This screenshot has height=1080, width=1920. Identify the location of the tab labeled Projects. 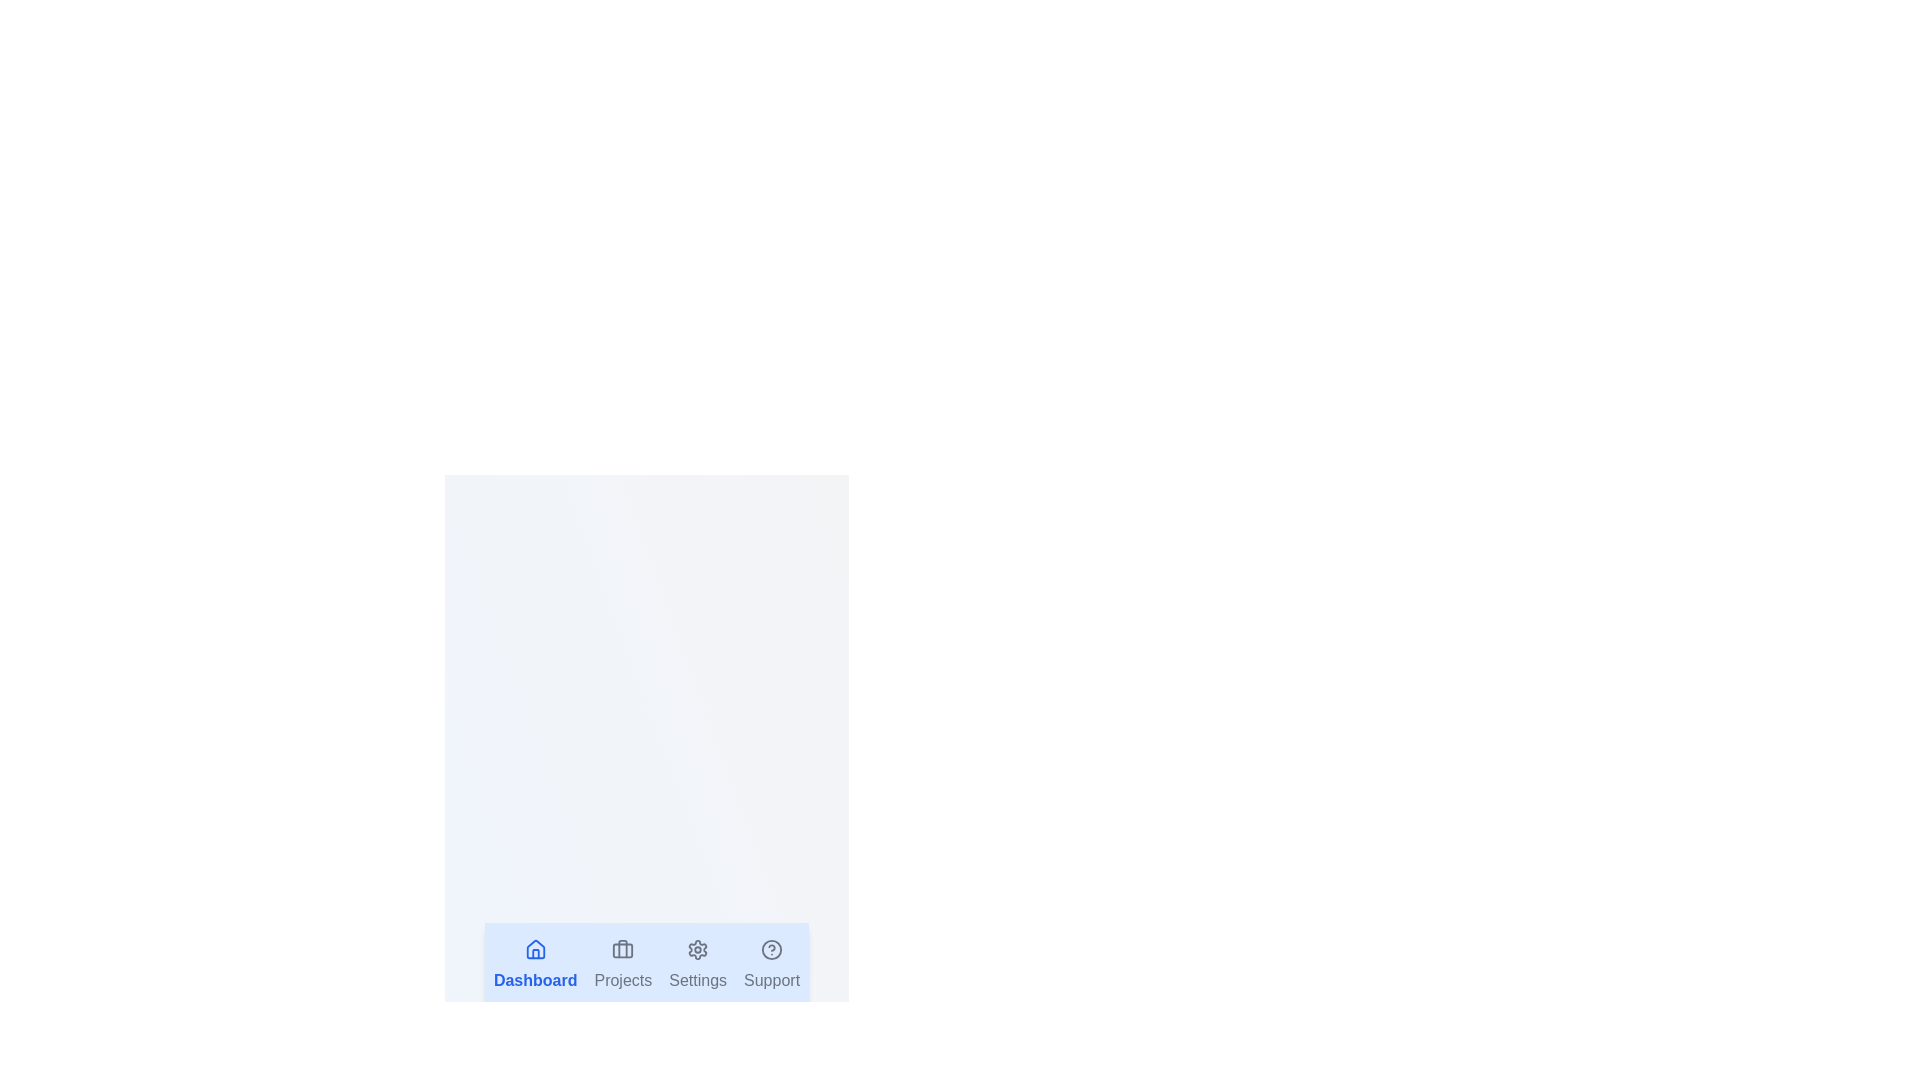
(622, 964).